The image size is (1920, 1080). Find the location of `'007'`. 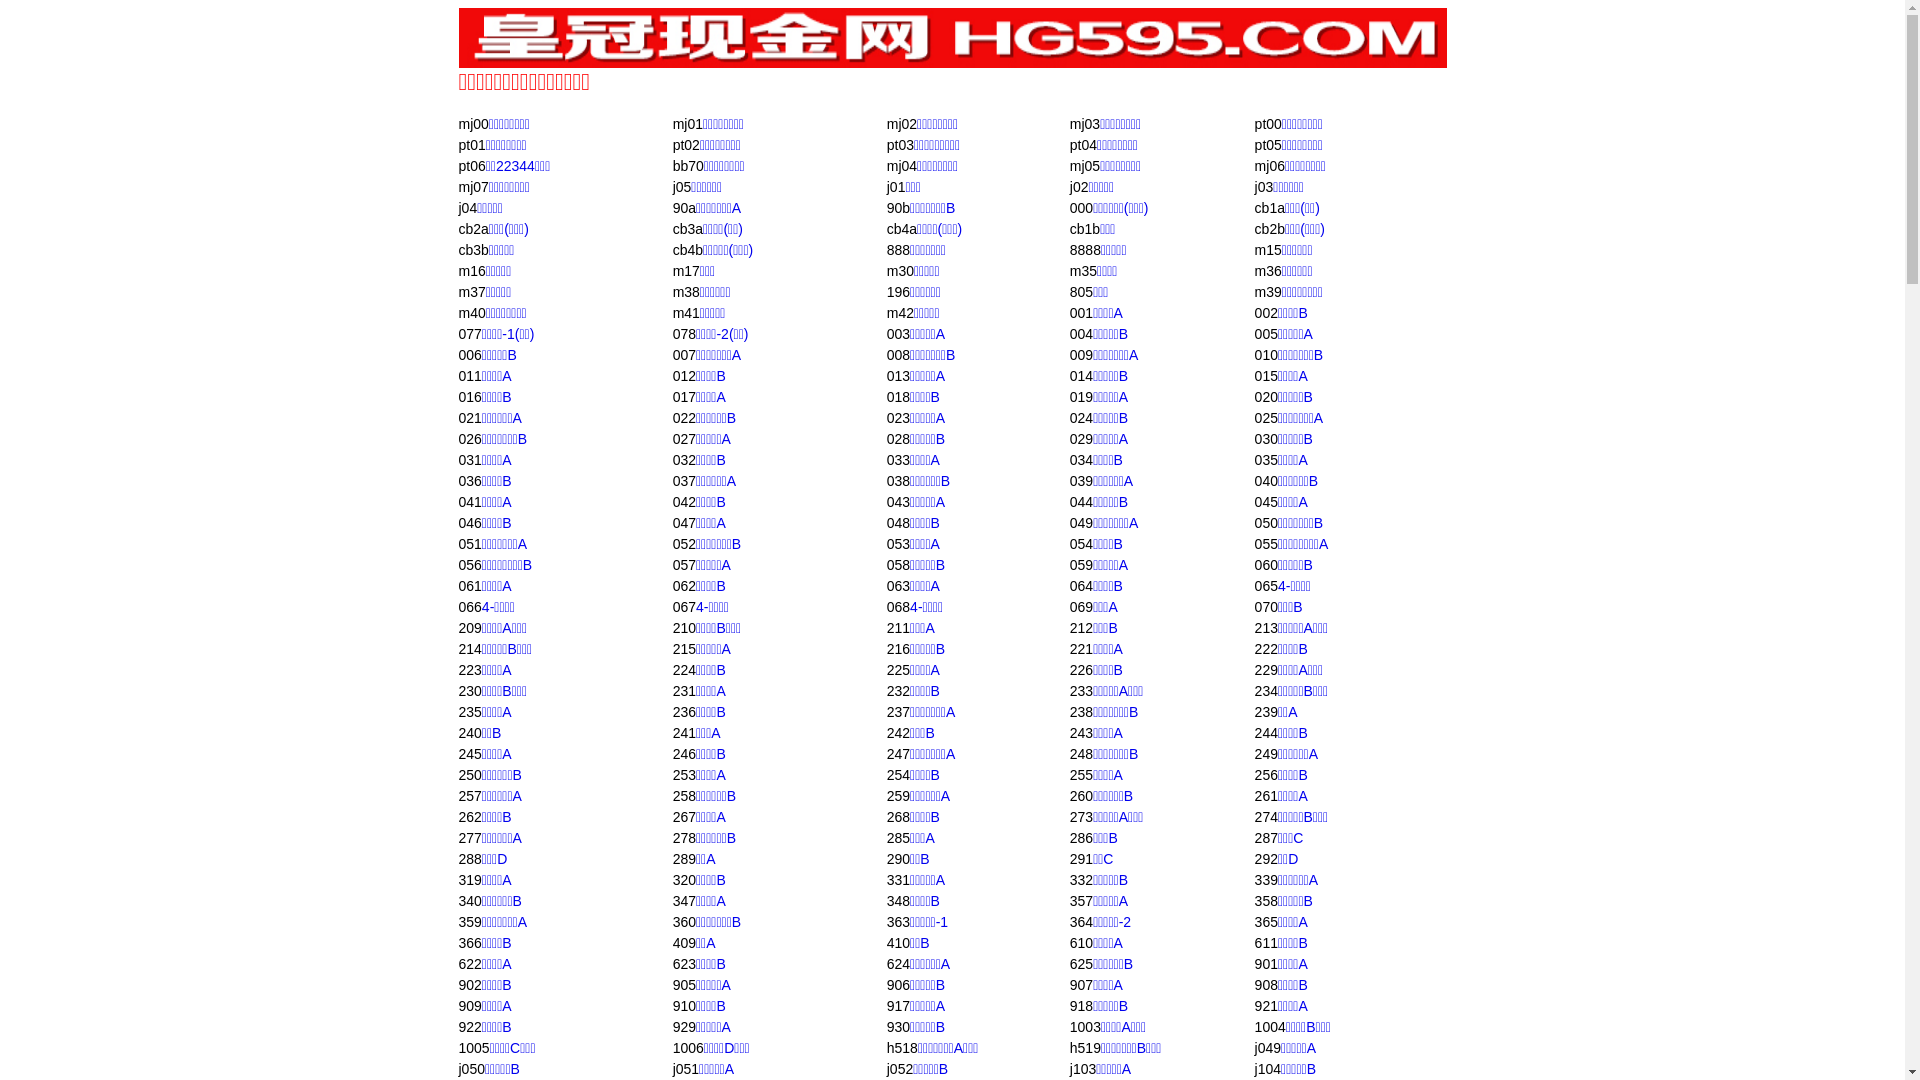

'007' is located at coordinates (684, 353).